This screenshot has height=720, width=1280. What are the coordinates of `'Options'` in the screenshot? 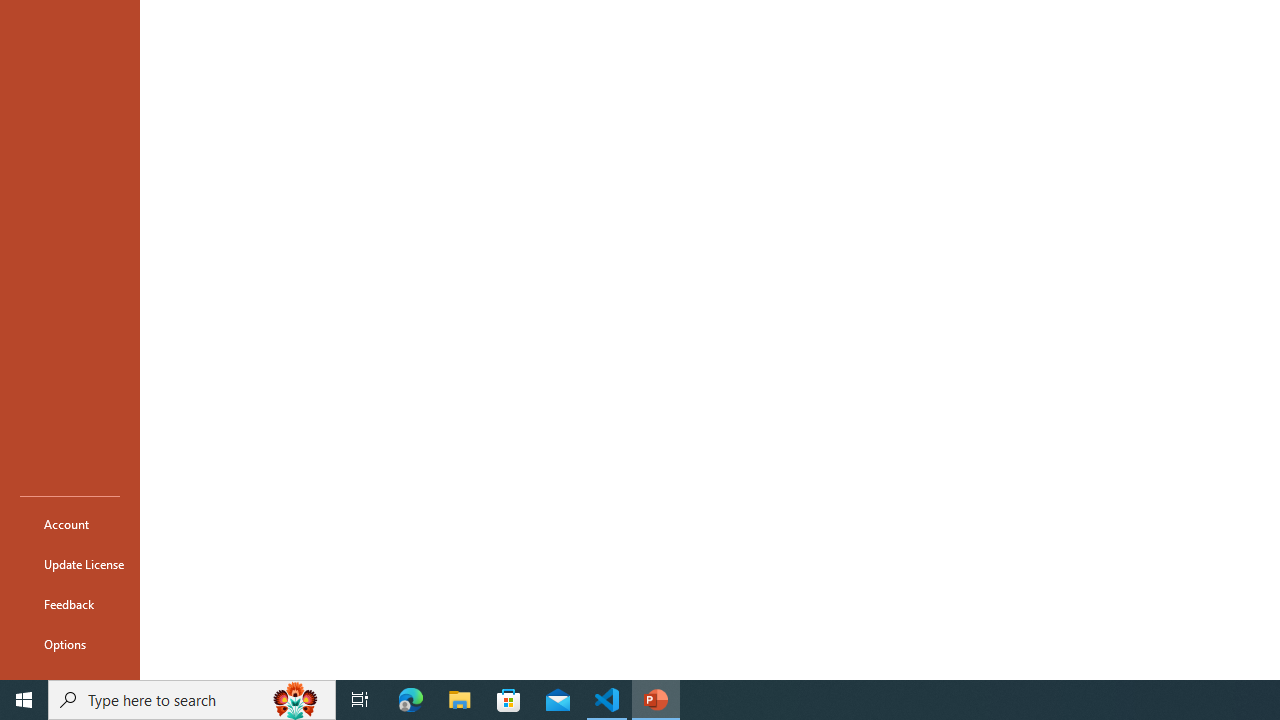 It's located at (69, 644).